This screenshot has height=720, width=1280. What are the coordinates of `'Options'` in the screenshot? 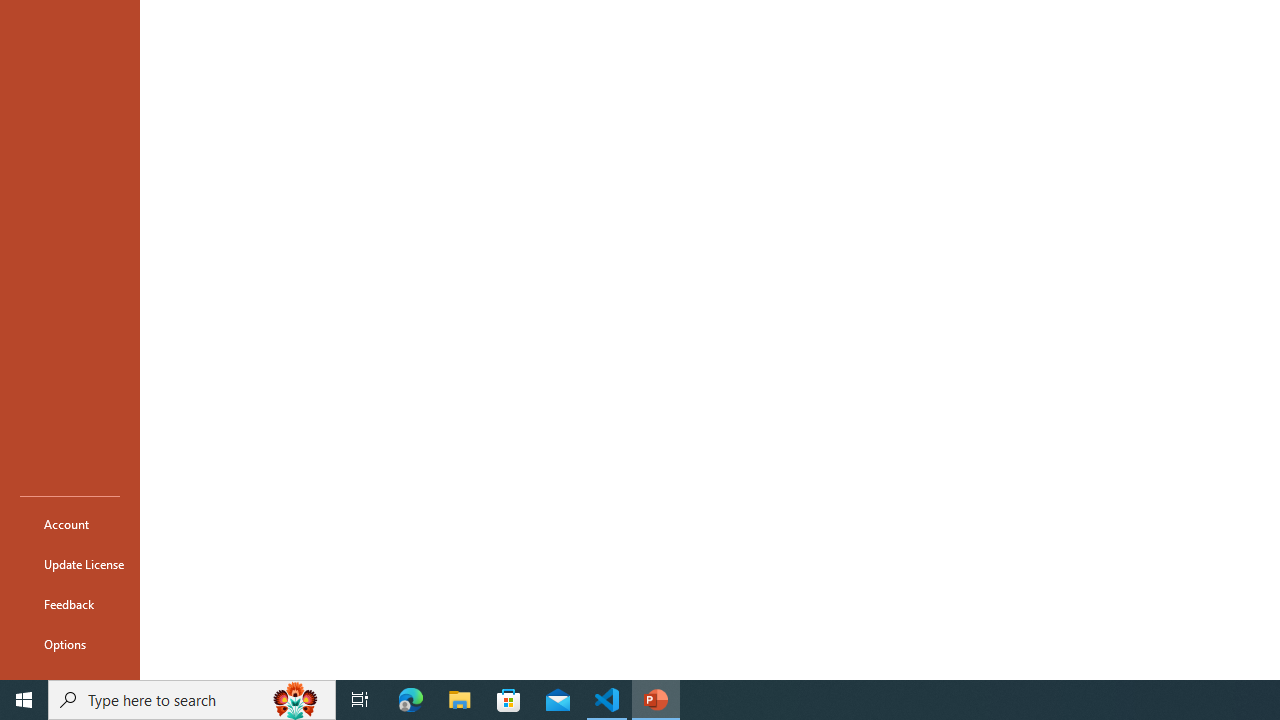 It's located at (69, 644).